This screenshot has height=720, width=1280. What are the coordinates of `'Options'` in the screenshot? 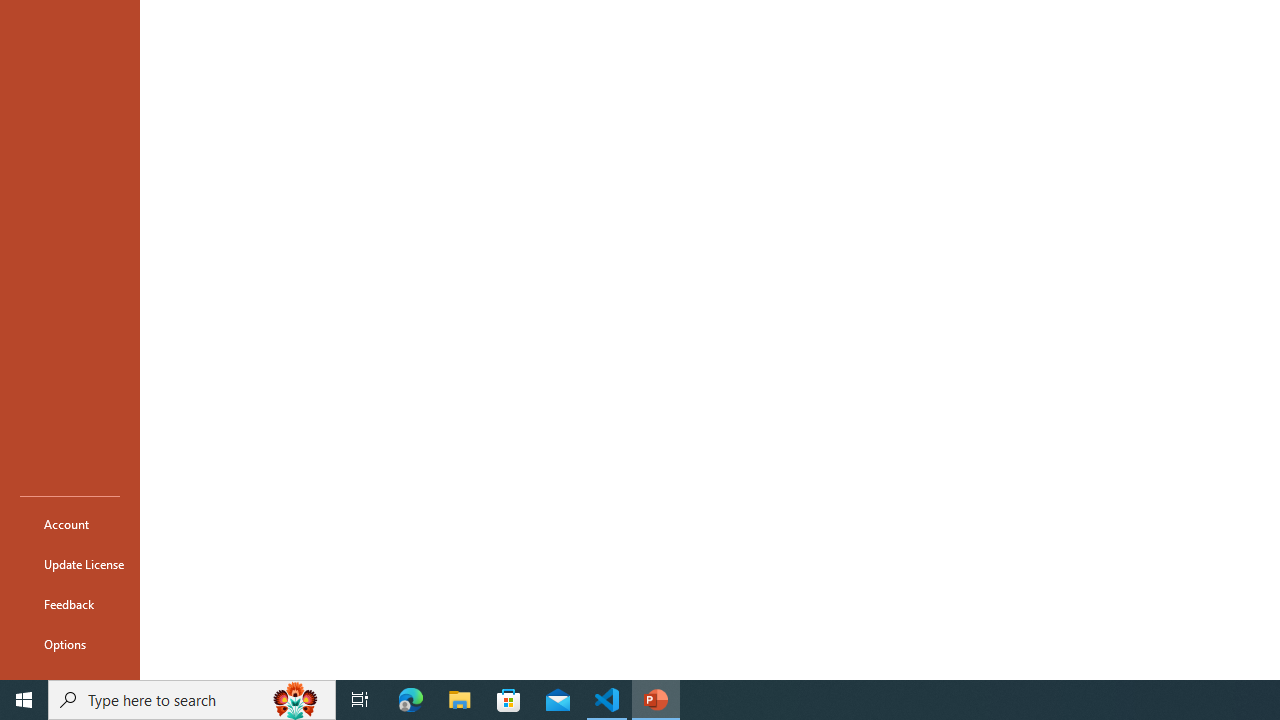 It's located at (69, 644).